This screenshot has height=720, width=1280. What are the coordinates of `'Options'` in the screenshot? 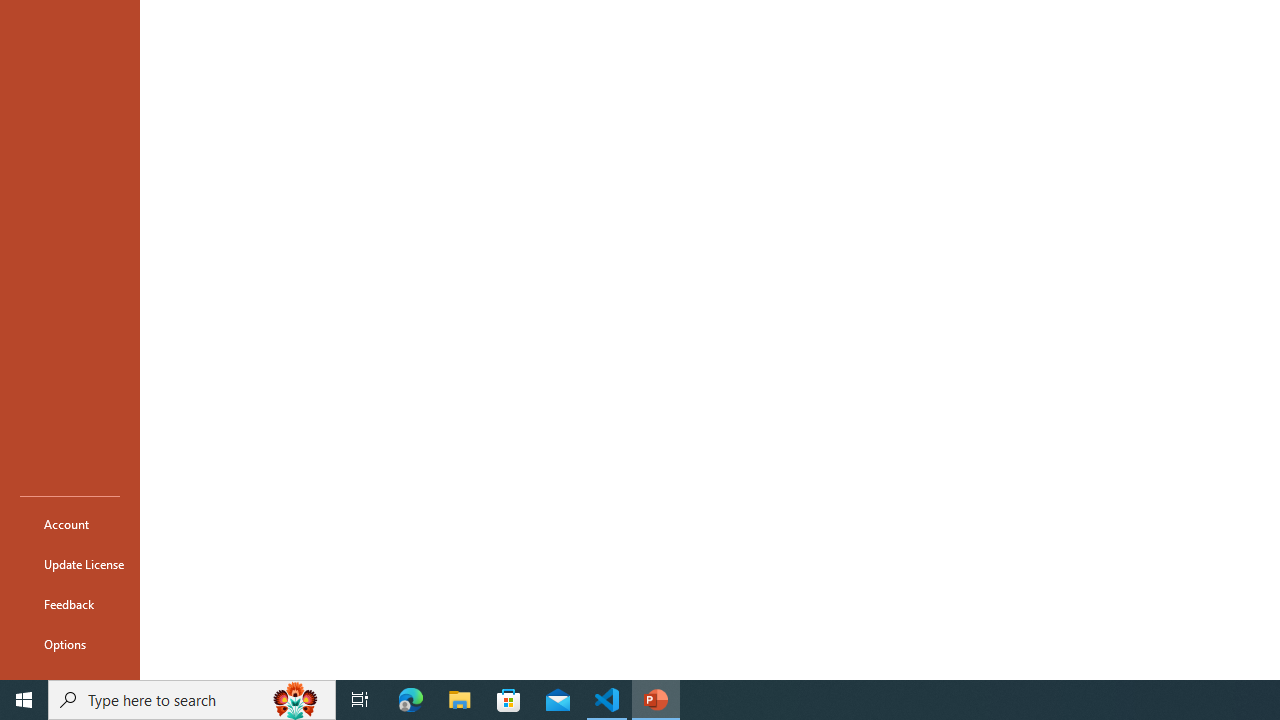 It's located at (69, 644).